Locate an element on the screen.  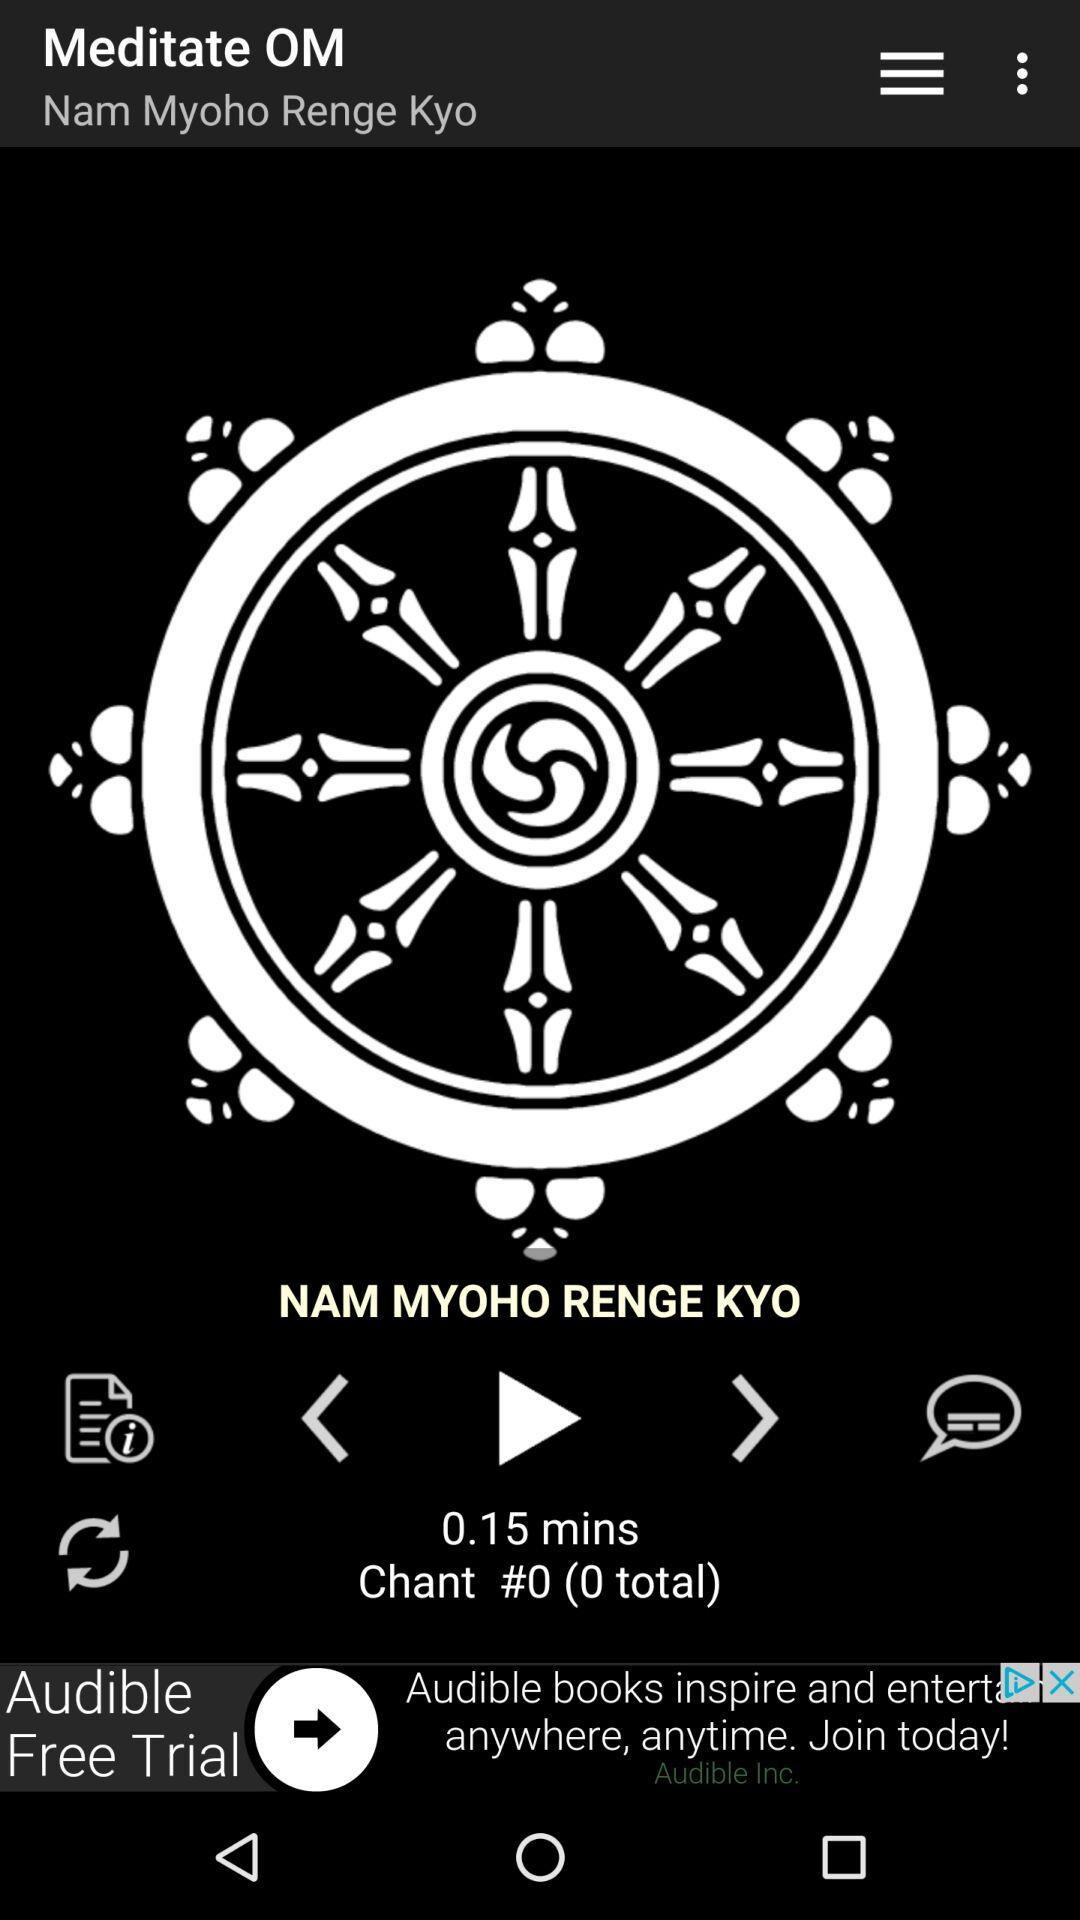
the advertisement is located at coordinates (540, 1727).